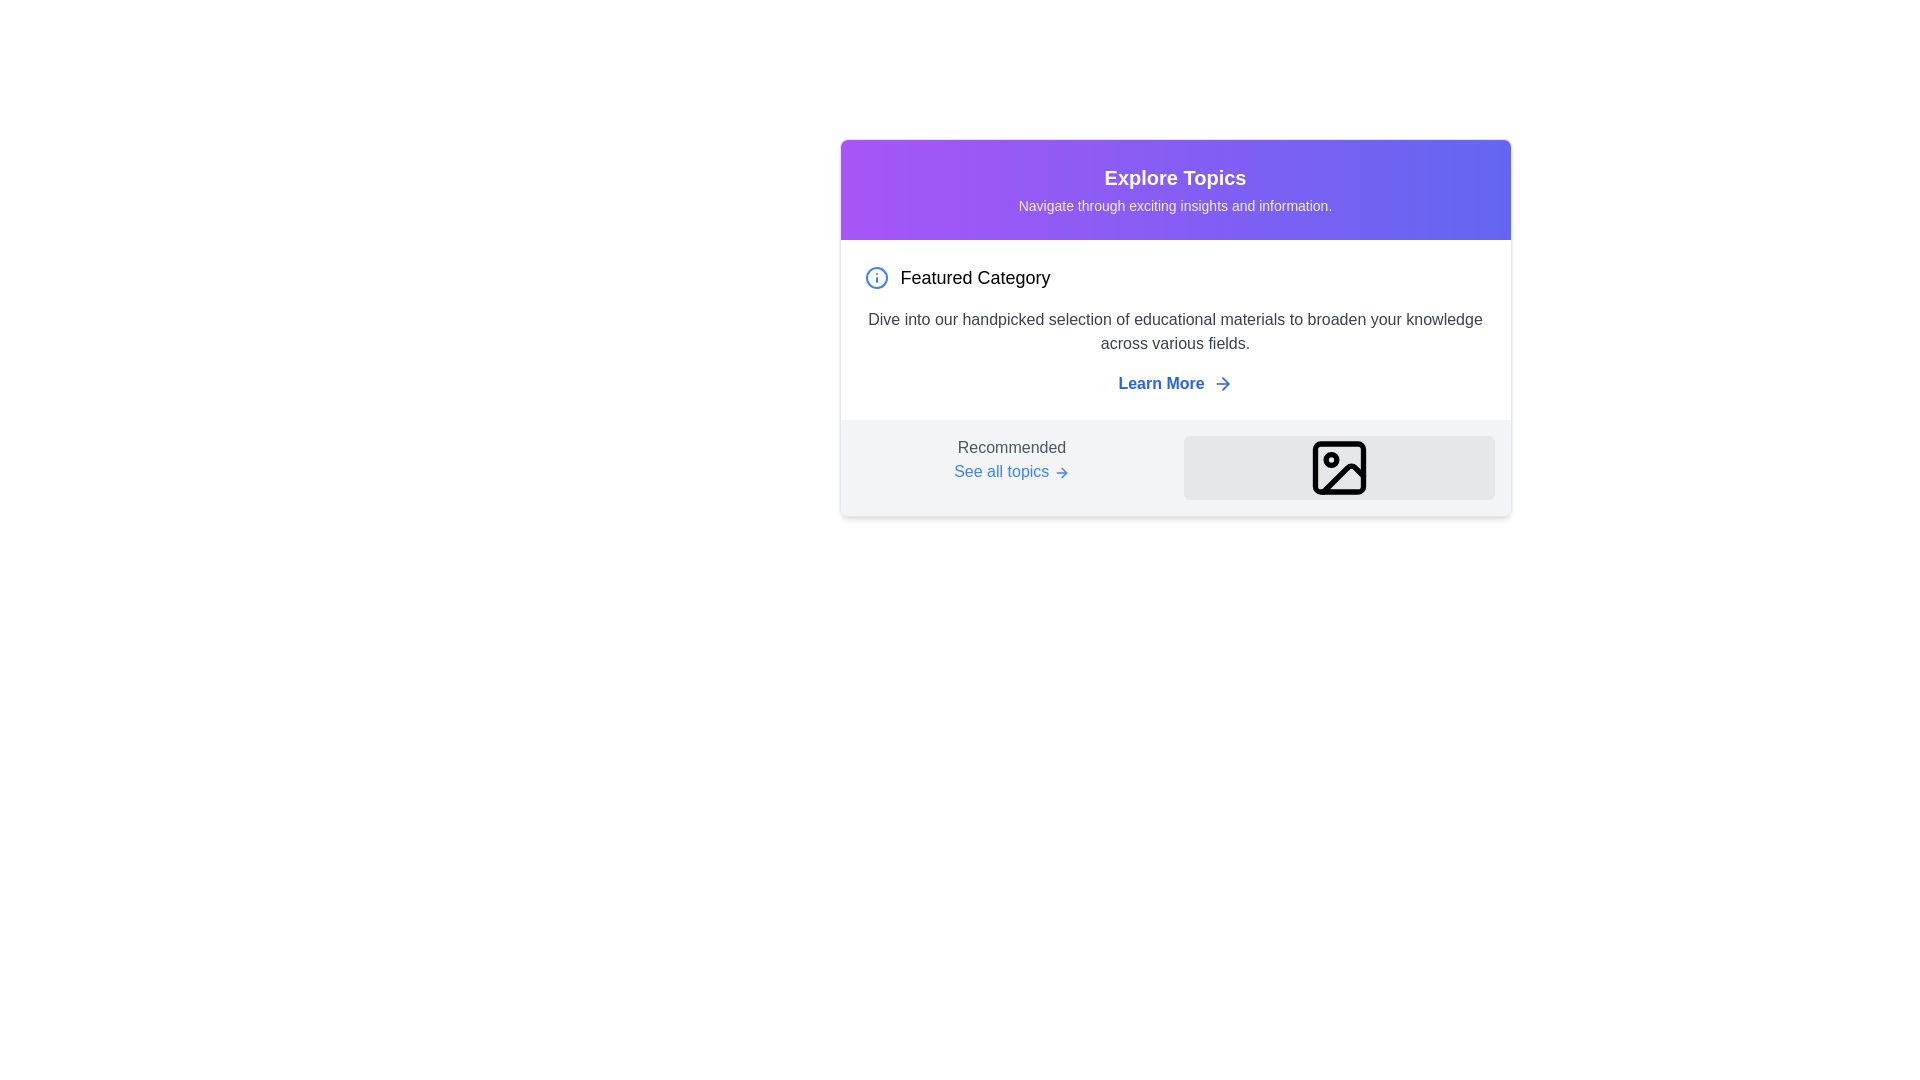 This screenshot has height=1080, width=1920. I want to click on the small right-facing arrow icon that is gray and outlined, located immediately to the right of the text 'See all topics' in the 'Explore Topics' panel, so click(1060, 472).